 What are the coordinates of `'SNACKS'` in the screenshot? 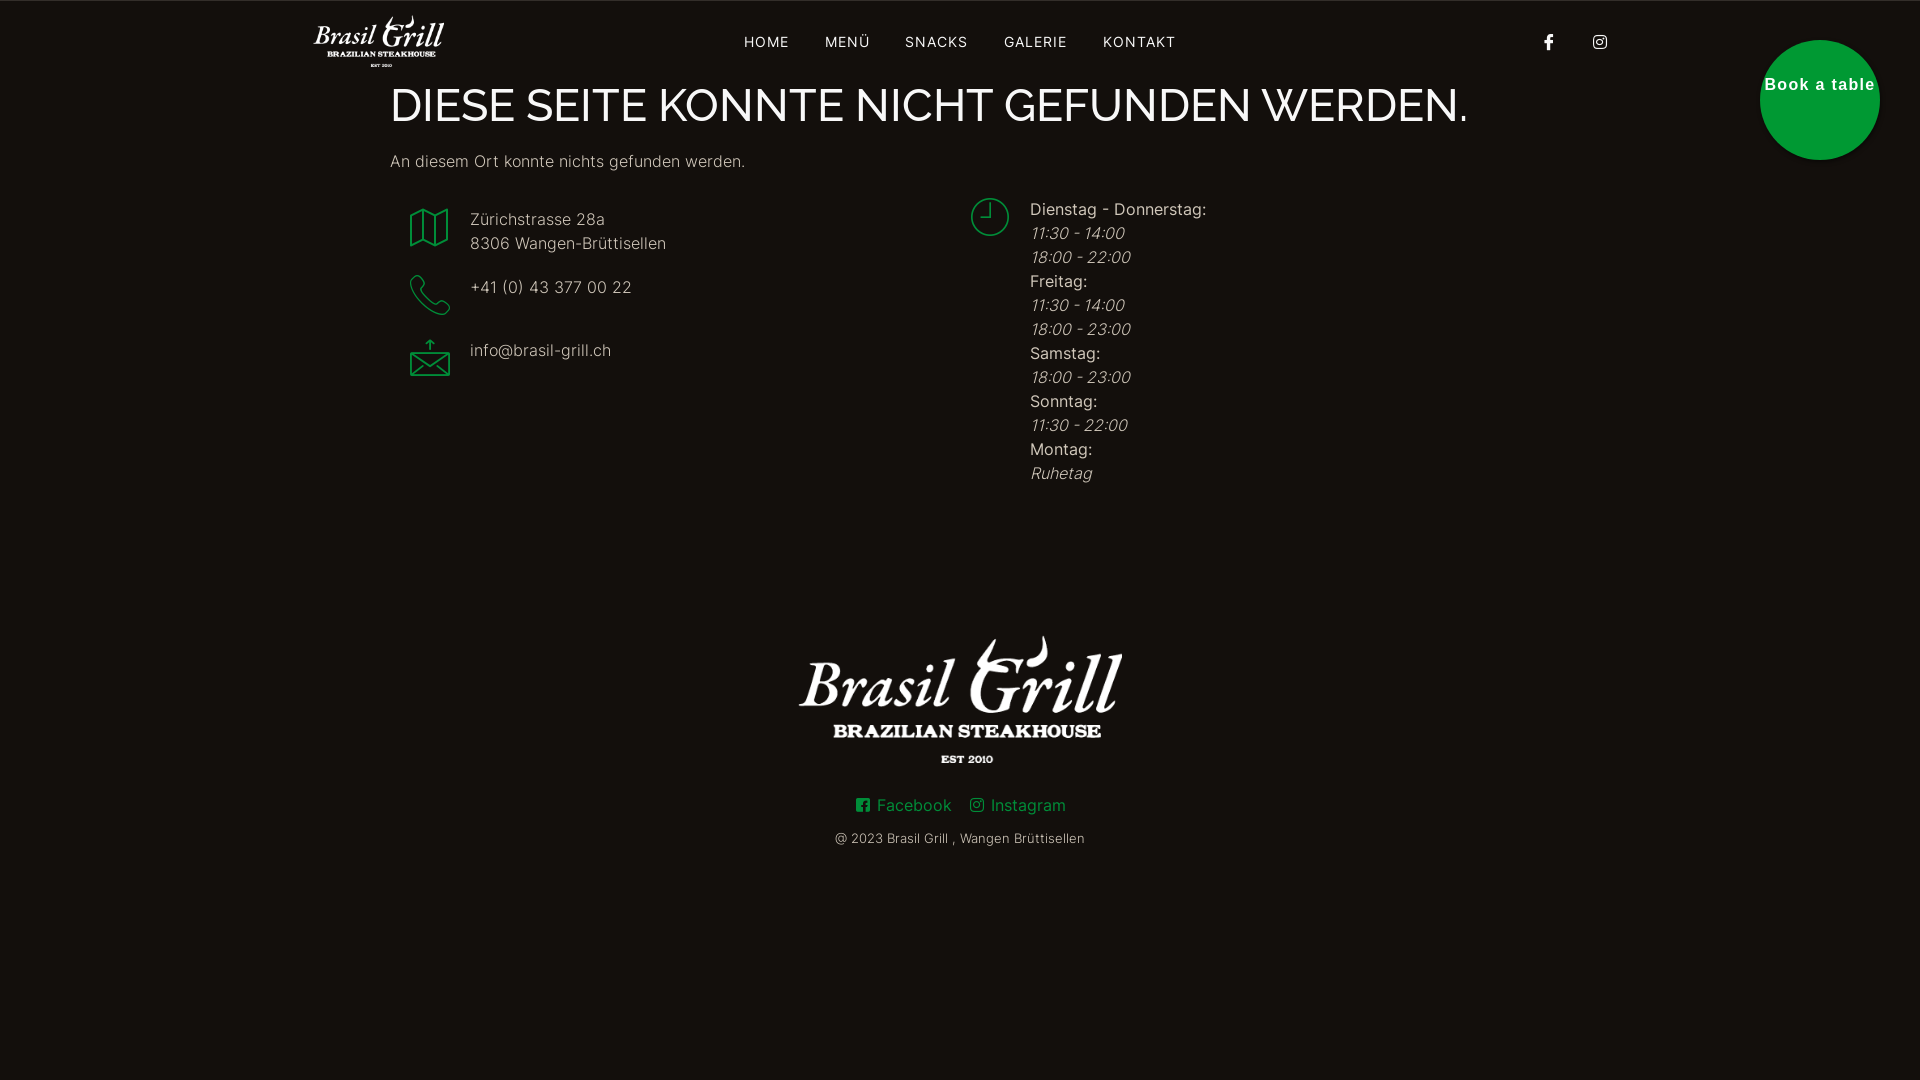 It's located at (935, 41).